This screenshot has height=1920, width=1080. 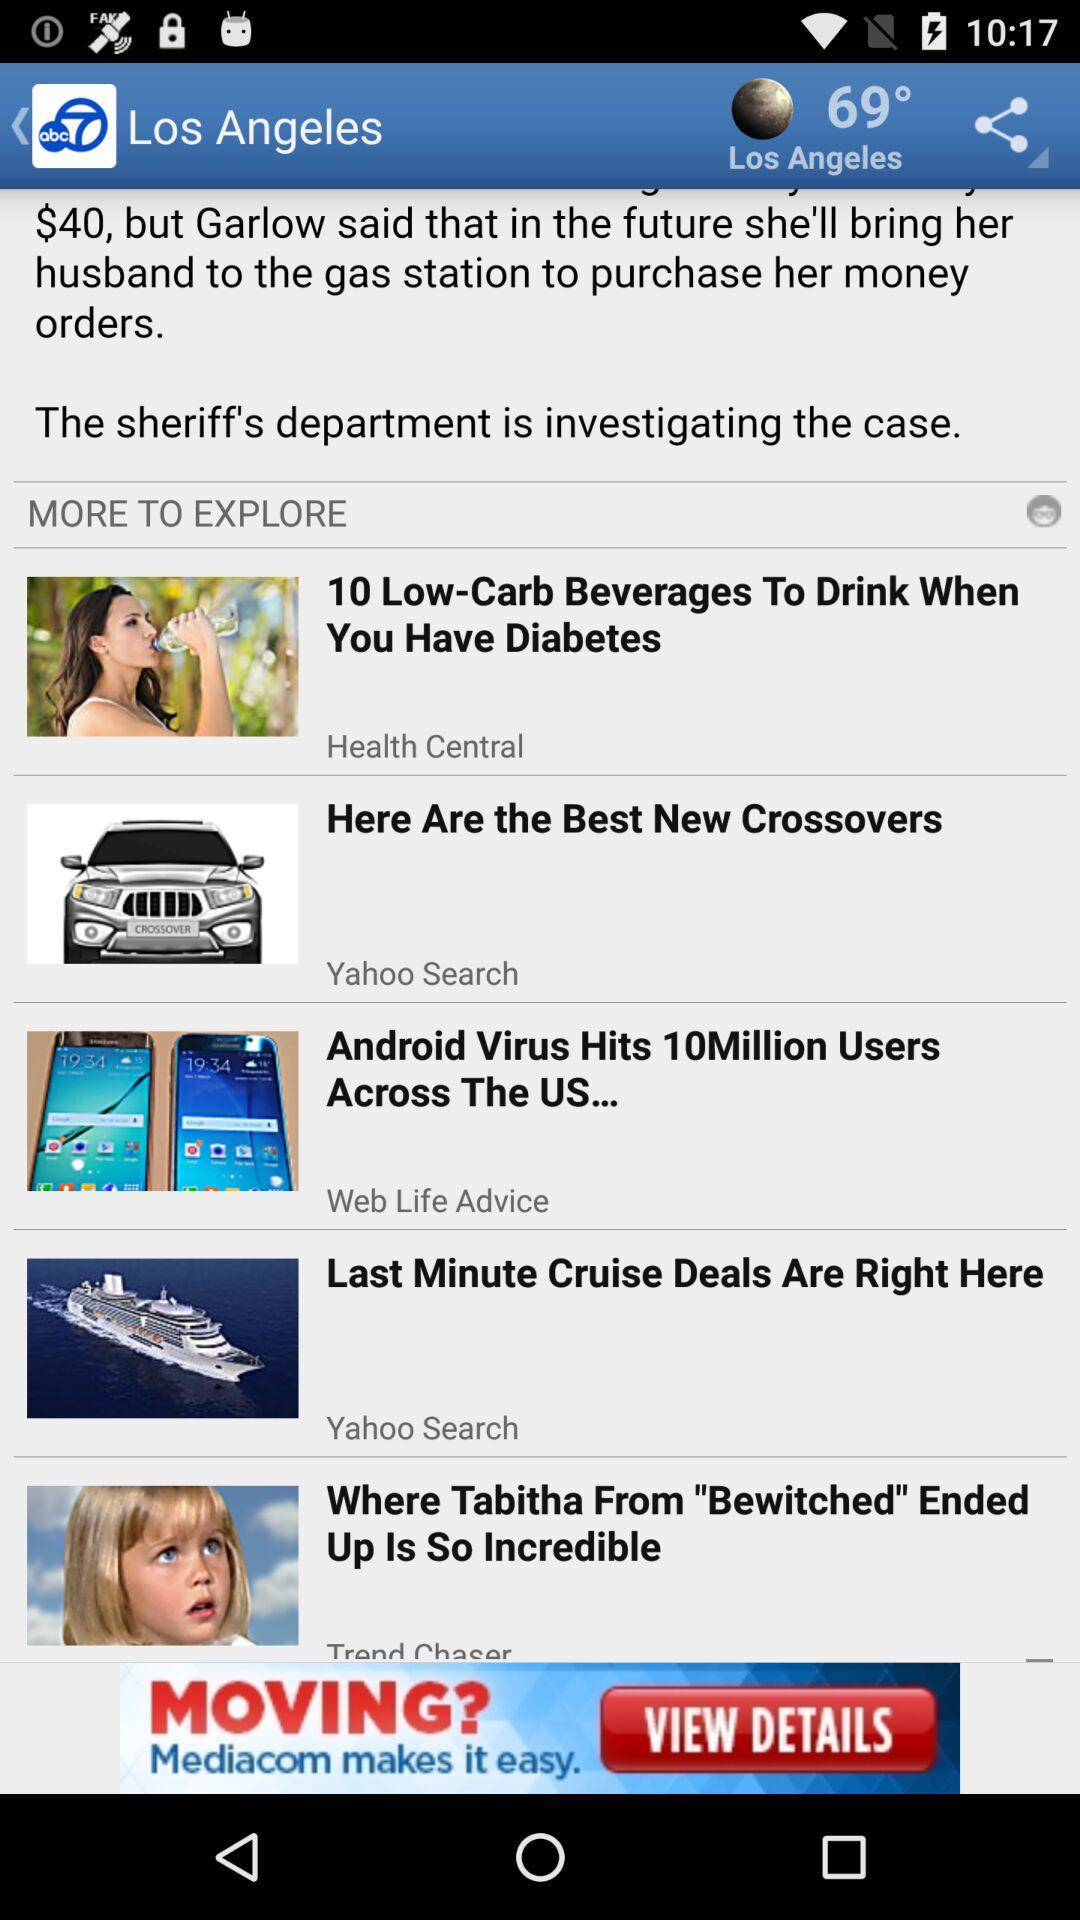 I want to click on open add moving, so click(x=540, y=1727).